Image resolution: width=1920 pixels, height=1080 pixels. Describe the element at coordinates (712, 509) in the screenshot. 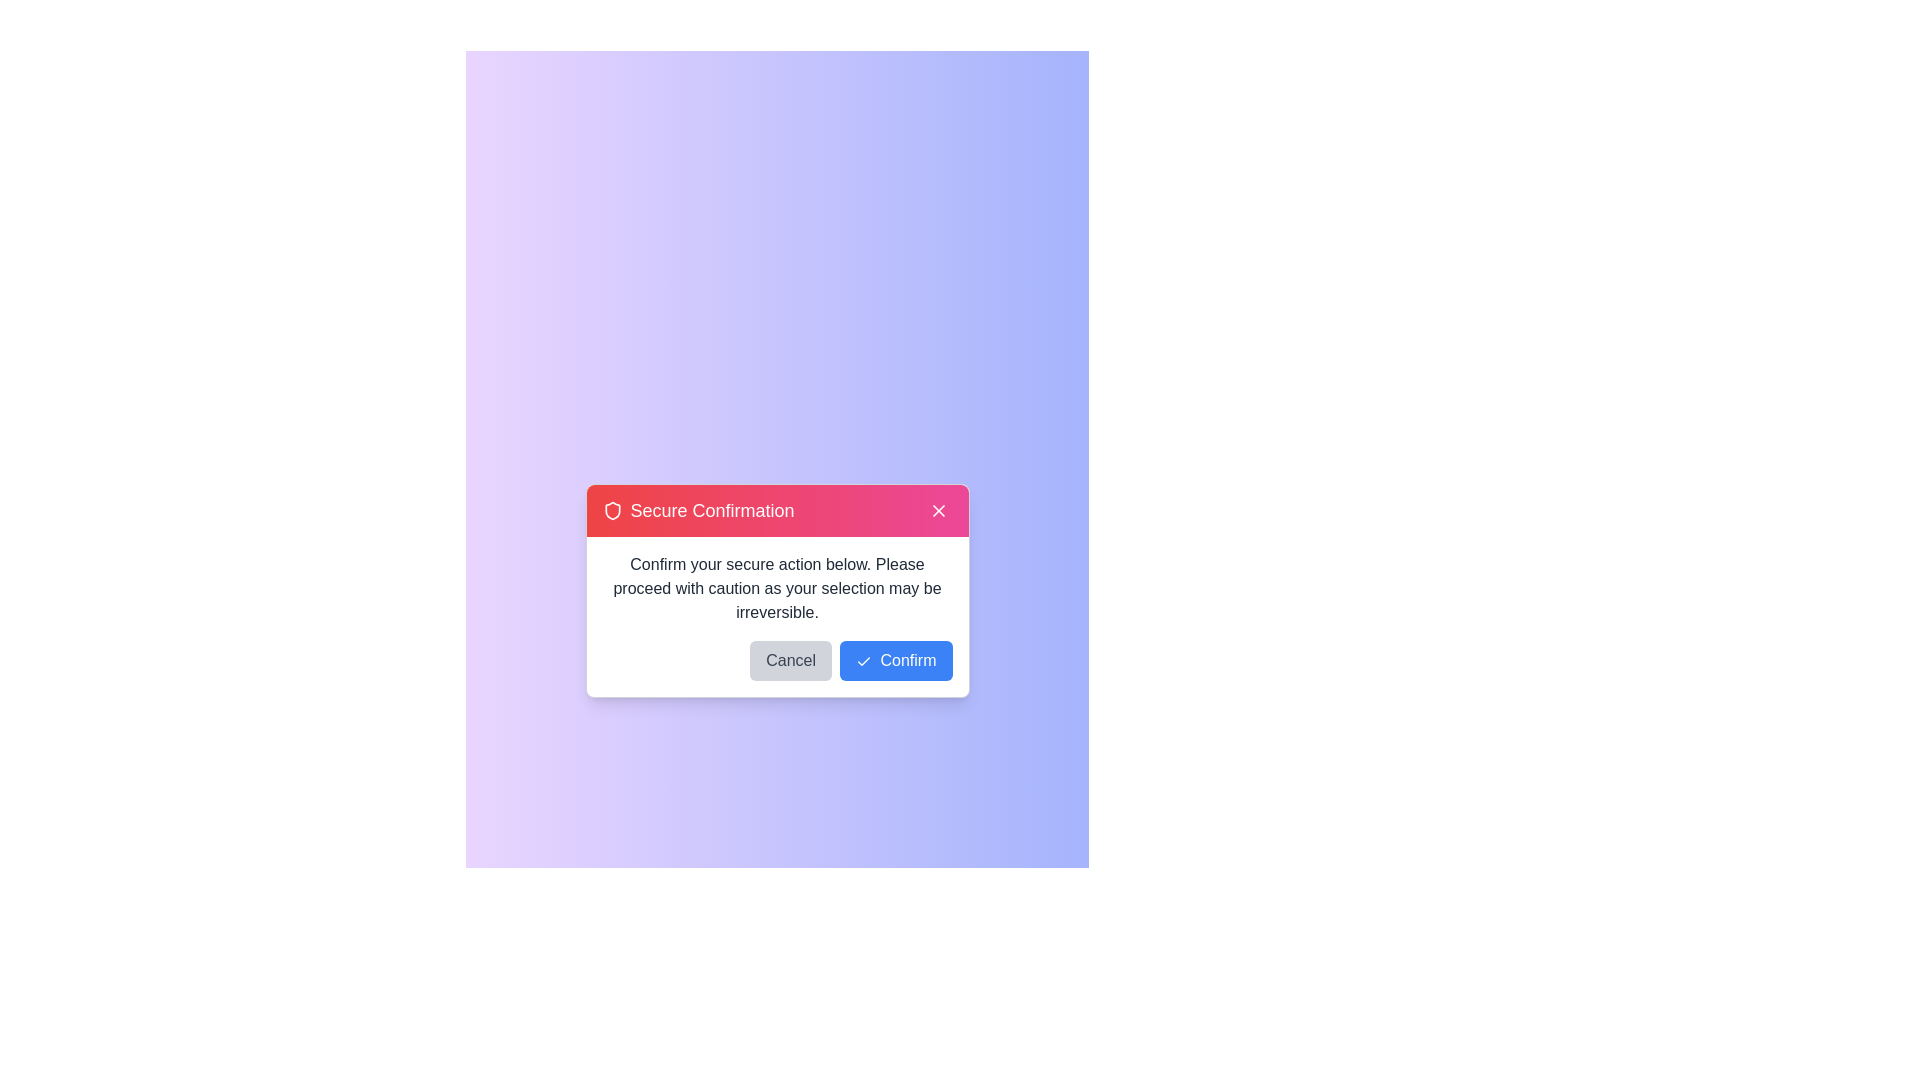

I see `the static text that serves as the title or heading for the modal, located in the top red bar, positioned between an icon and a close button` at that location.